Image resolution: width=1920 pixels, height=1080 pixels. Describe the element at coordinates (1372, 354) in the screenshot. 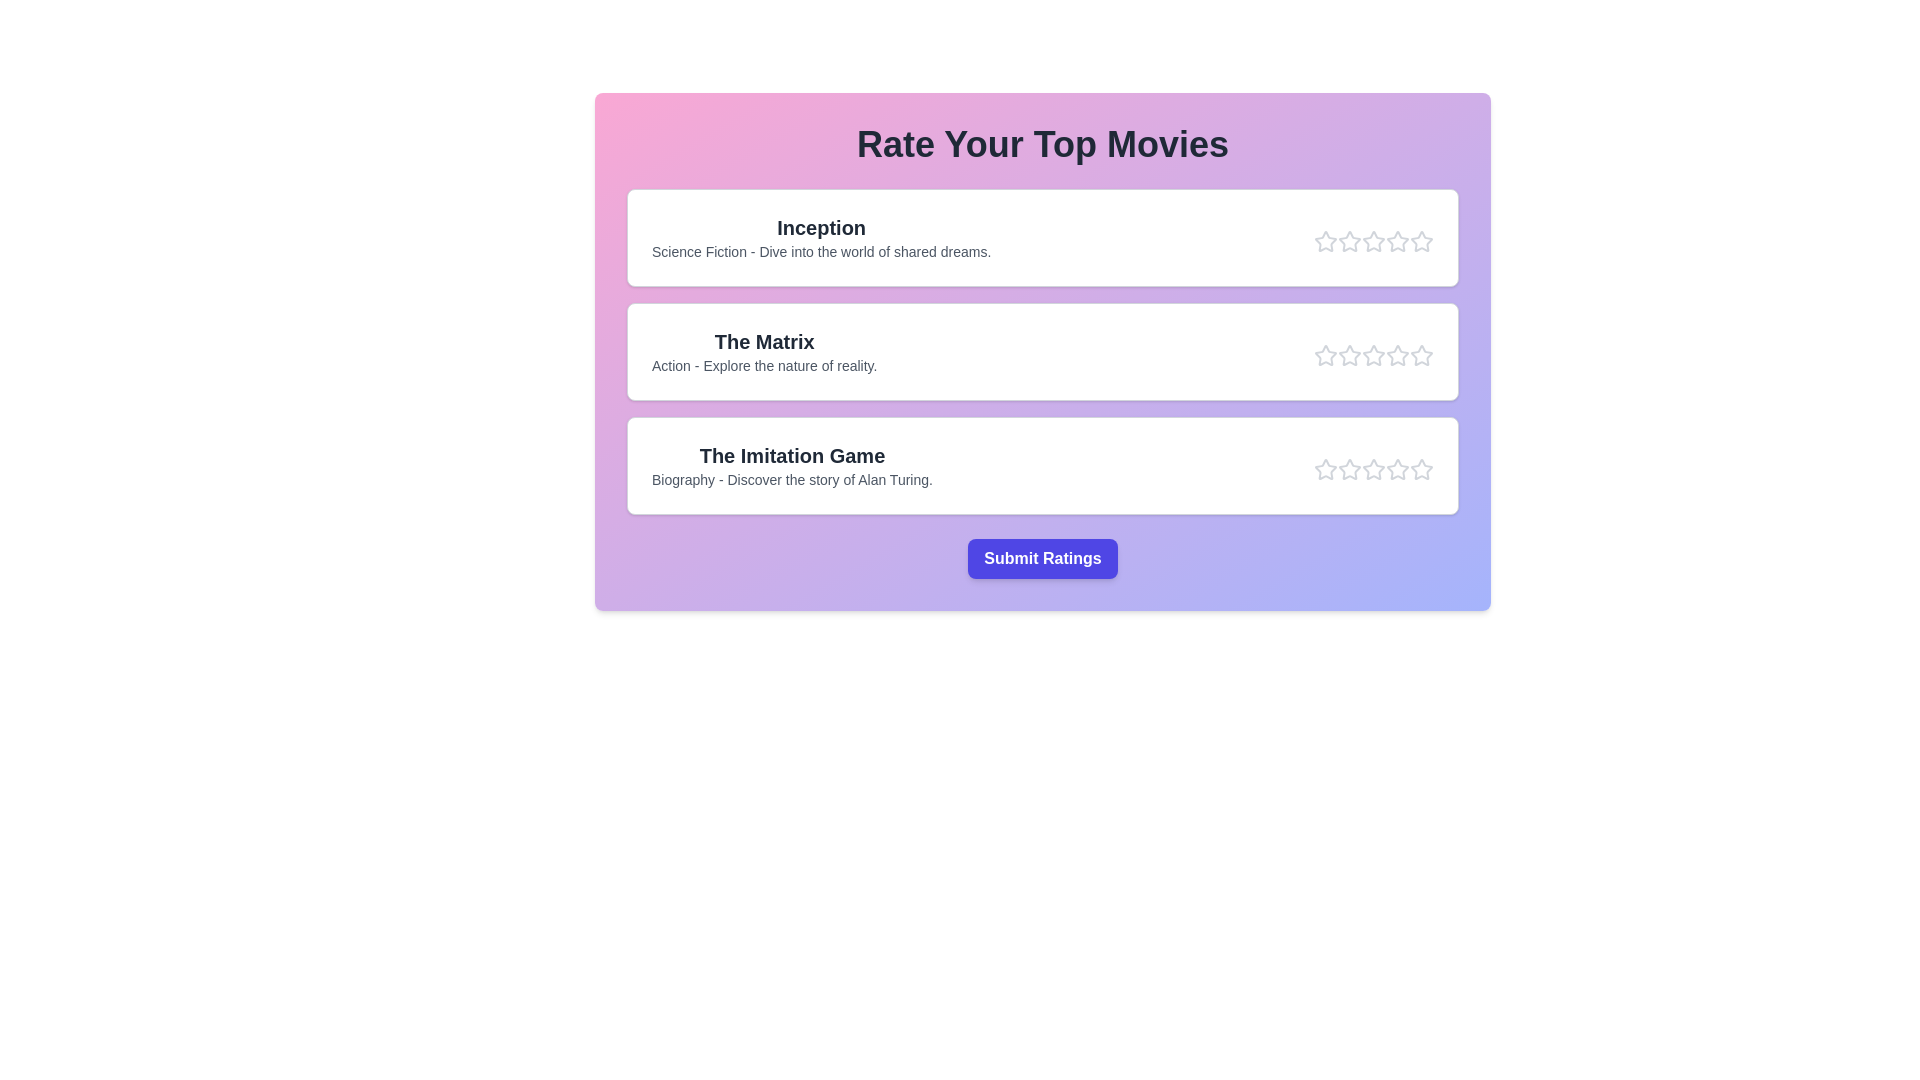

I see `the star corresponding to the rating 3 for the movie The Matrix` at that location.